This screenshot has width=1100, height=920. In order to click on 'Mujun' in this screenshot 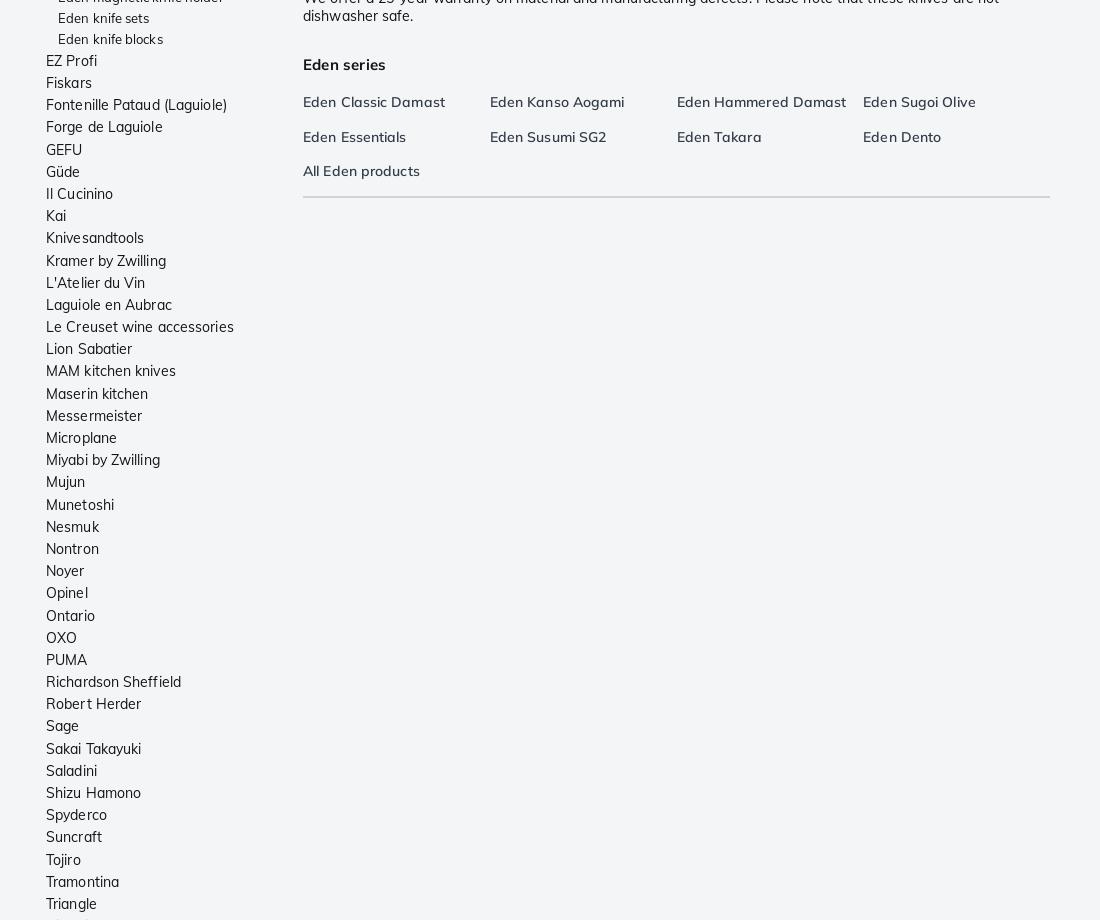, I will do `click(64, 481)`.